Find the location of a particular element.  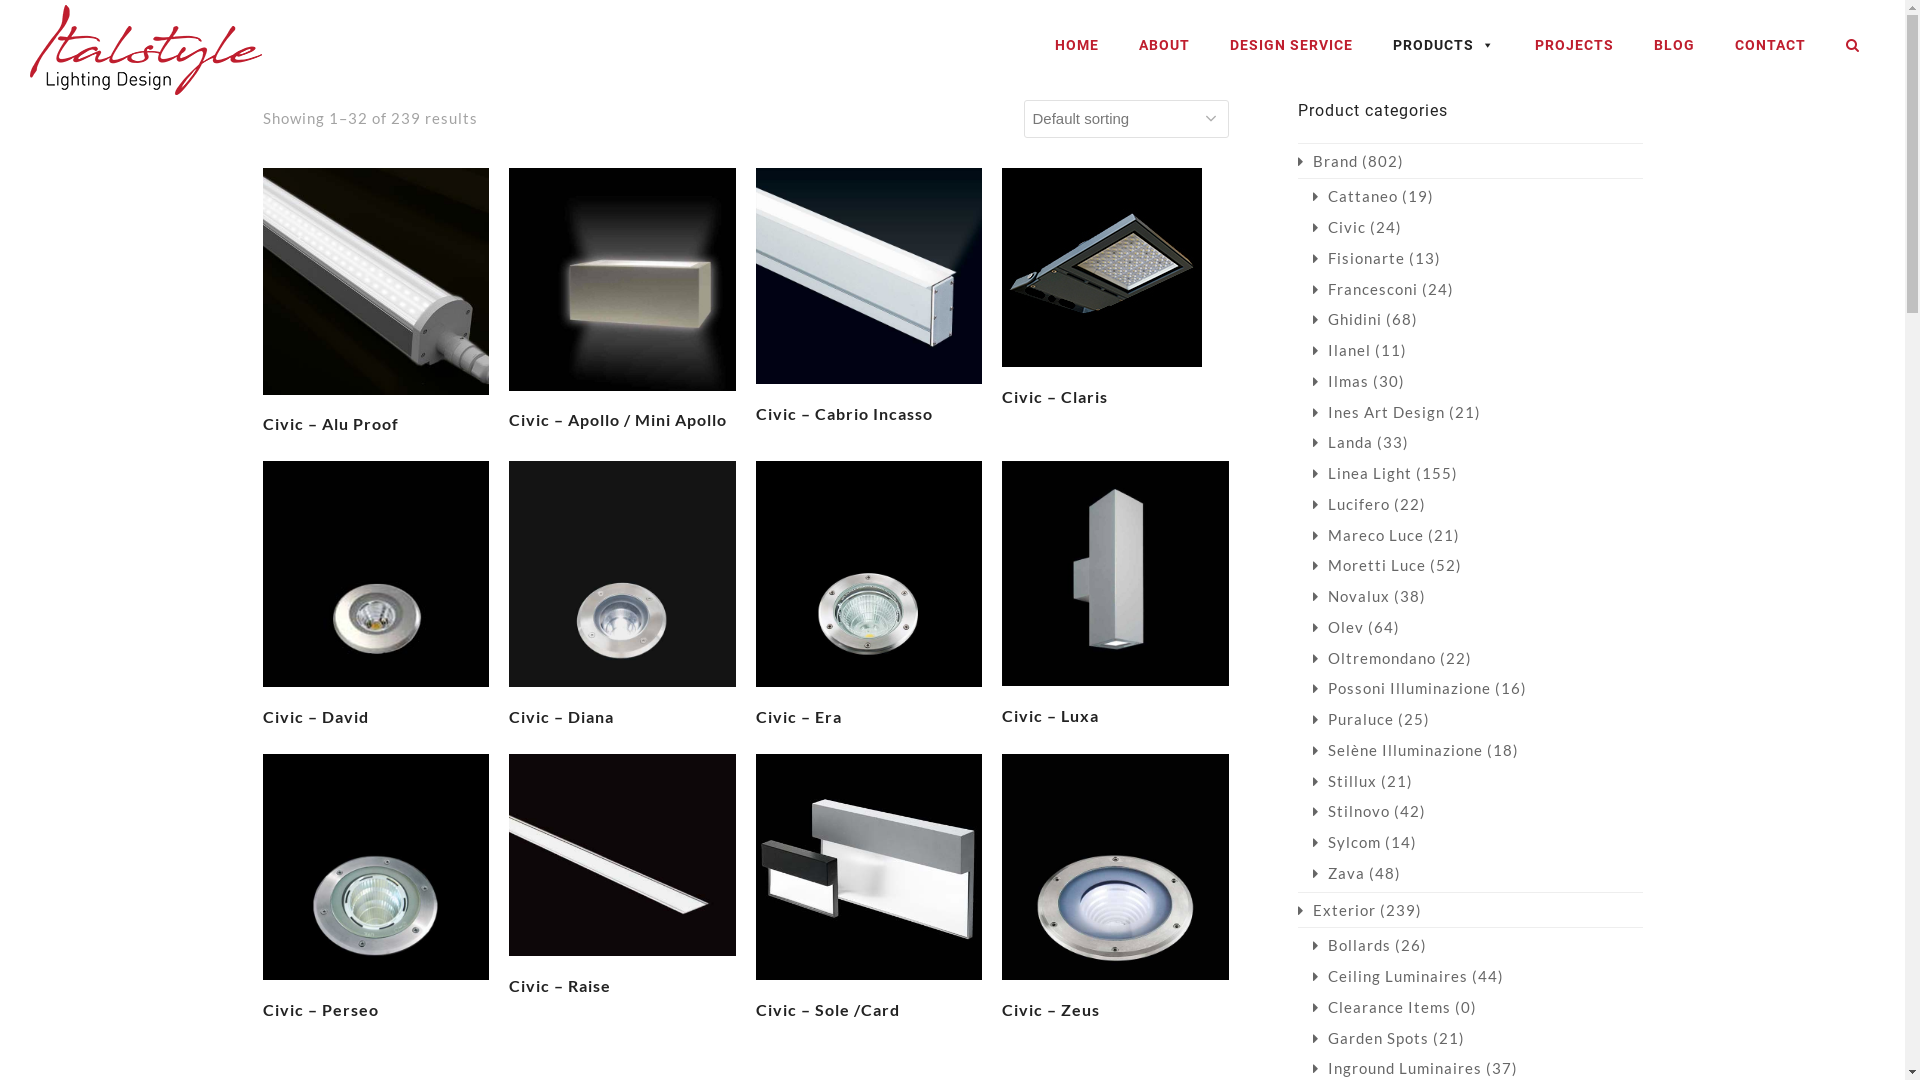

'Stilnovo' is located at coordinates (1311, 810).